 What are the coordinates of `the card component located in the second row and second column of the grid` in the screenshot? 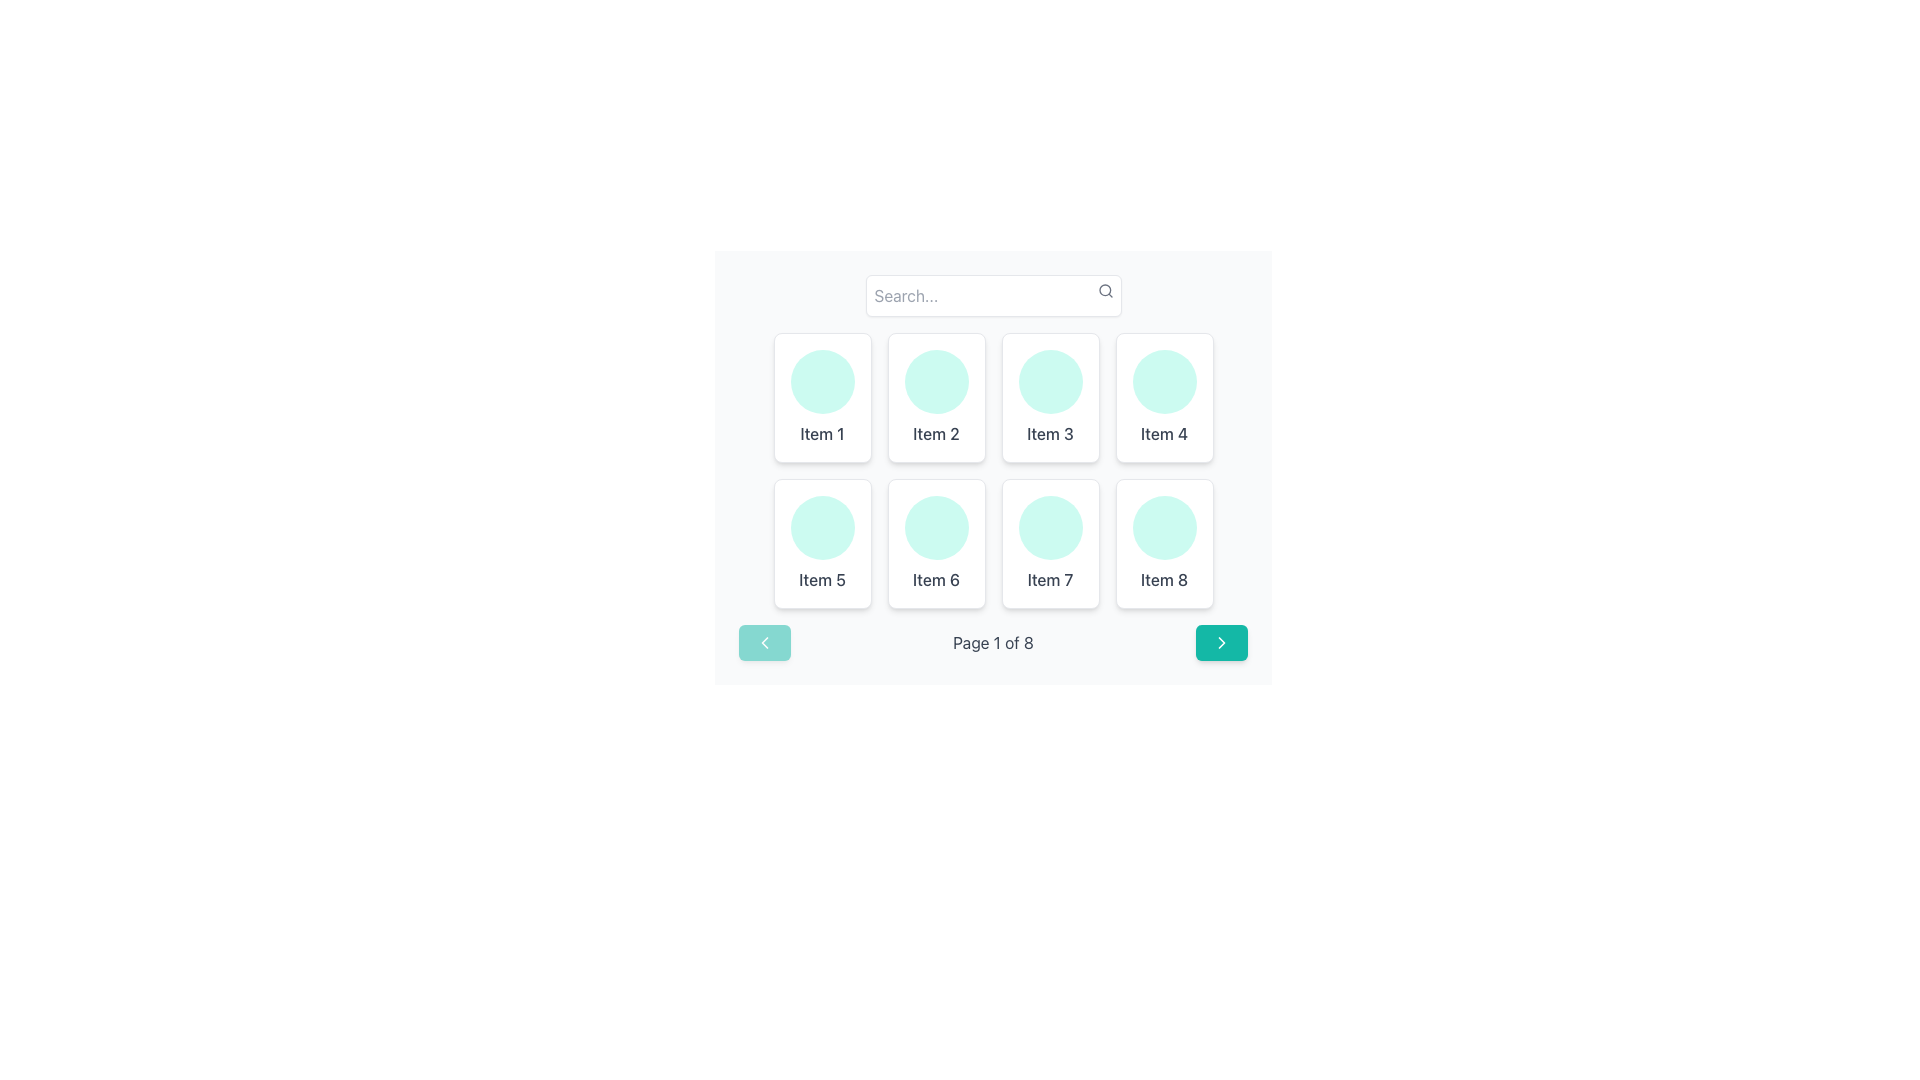 It's located at (935, 543).